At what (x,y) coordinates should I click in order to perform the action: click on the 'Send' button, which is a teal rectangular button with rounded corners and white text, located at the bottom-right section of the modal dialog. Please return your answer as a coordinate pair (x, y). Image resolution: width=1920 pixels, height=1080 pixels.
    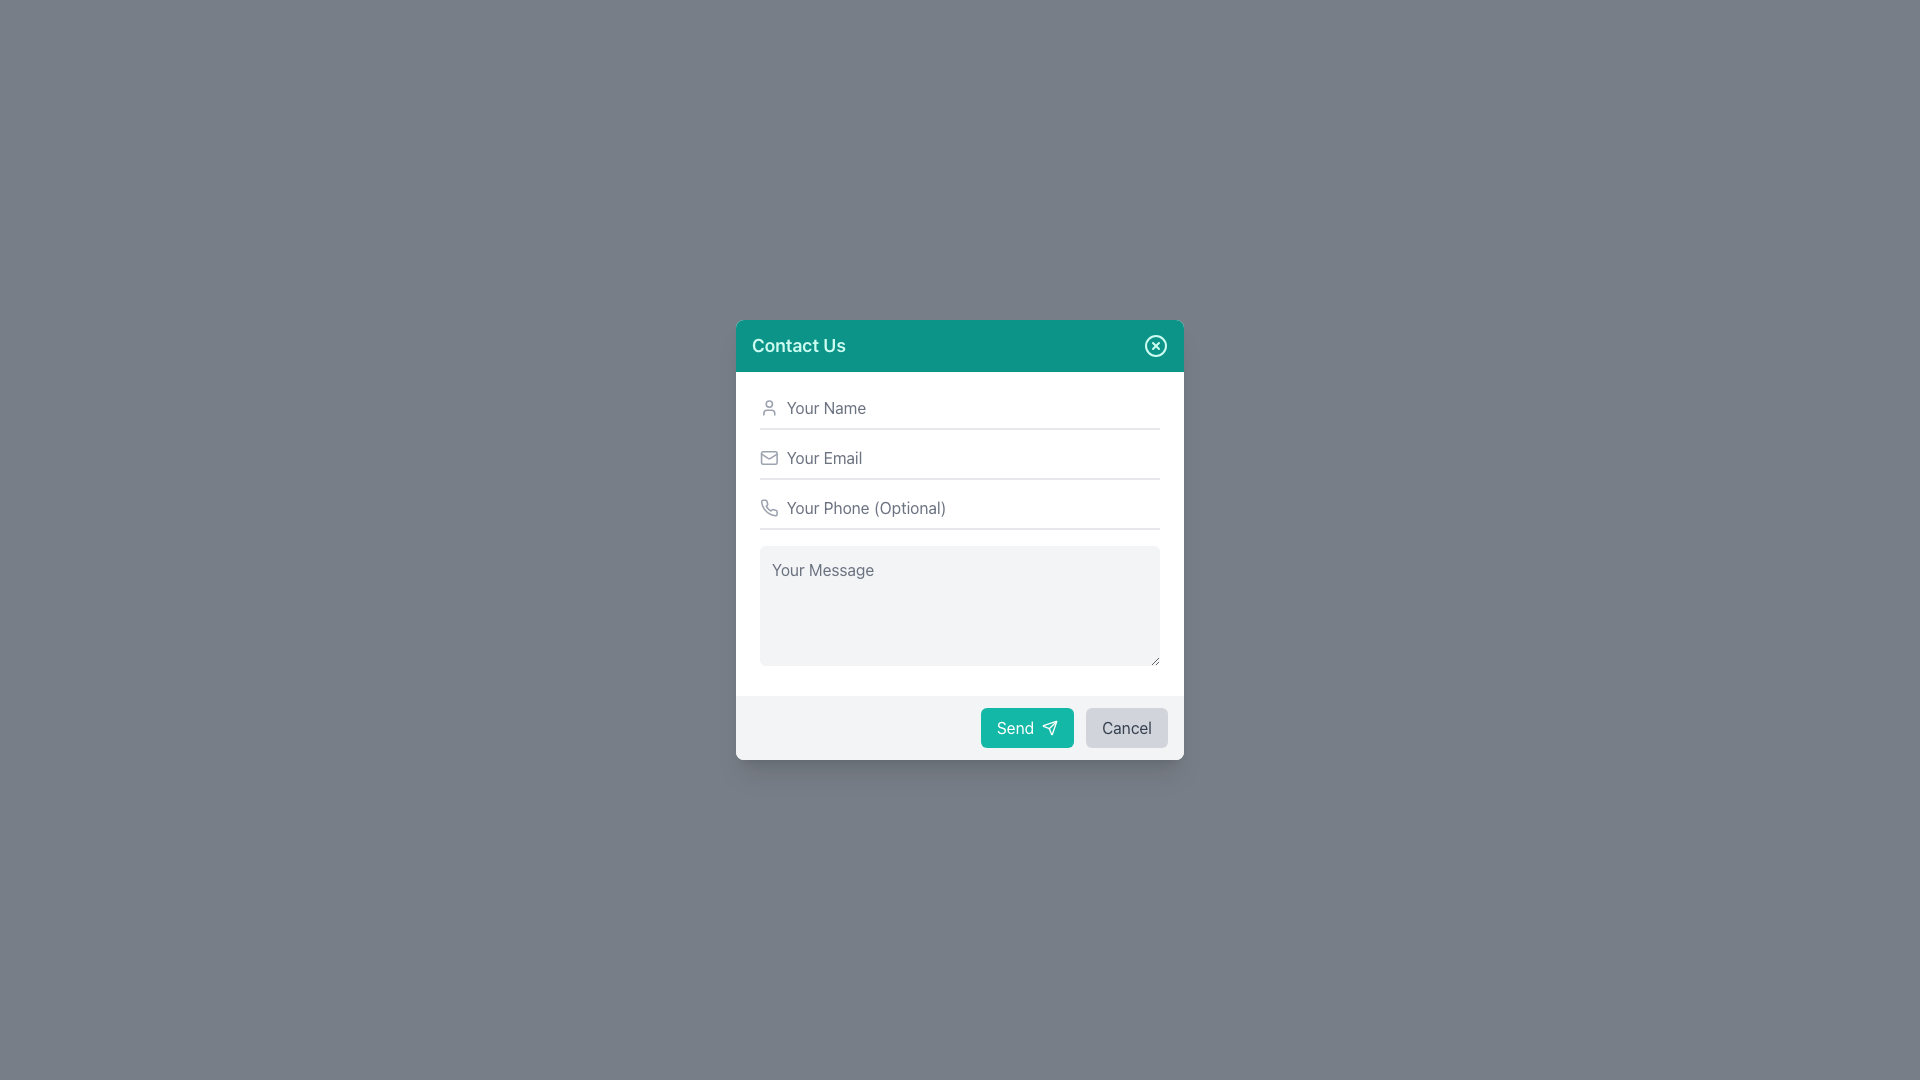
    Looking at the image, I should click on (1027, 728).